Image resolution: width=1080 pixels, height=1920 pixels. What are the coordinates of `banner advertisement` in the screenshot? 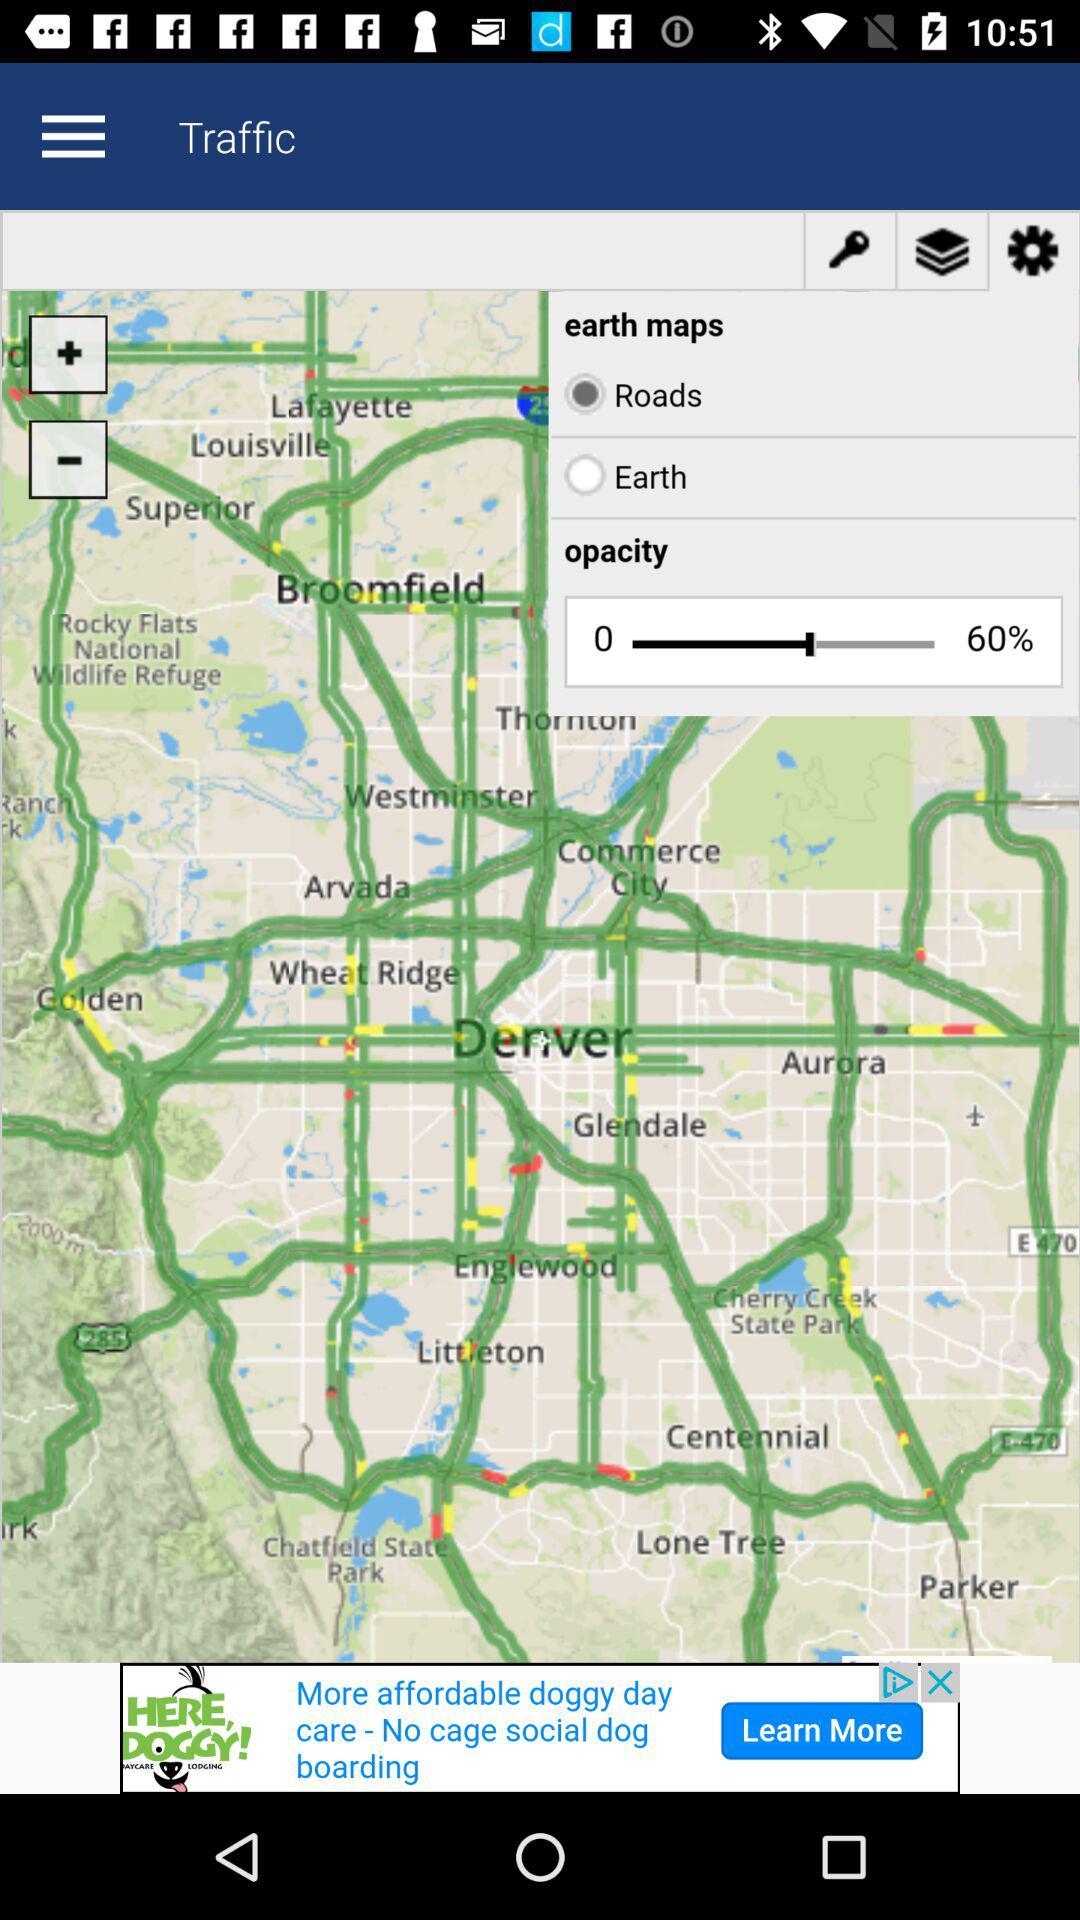 It's located at (540, 1727).